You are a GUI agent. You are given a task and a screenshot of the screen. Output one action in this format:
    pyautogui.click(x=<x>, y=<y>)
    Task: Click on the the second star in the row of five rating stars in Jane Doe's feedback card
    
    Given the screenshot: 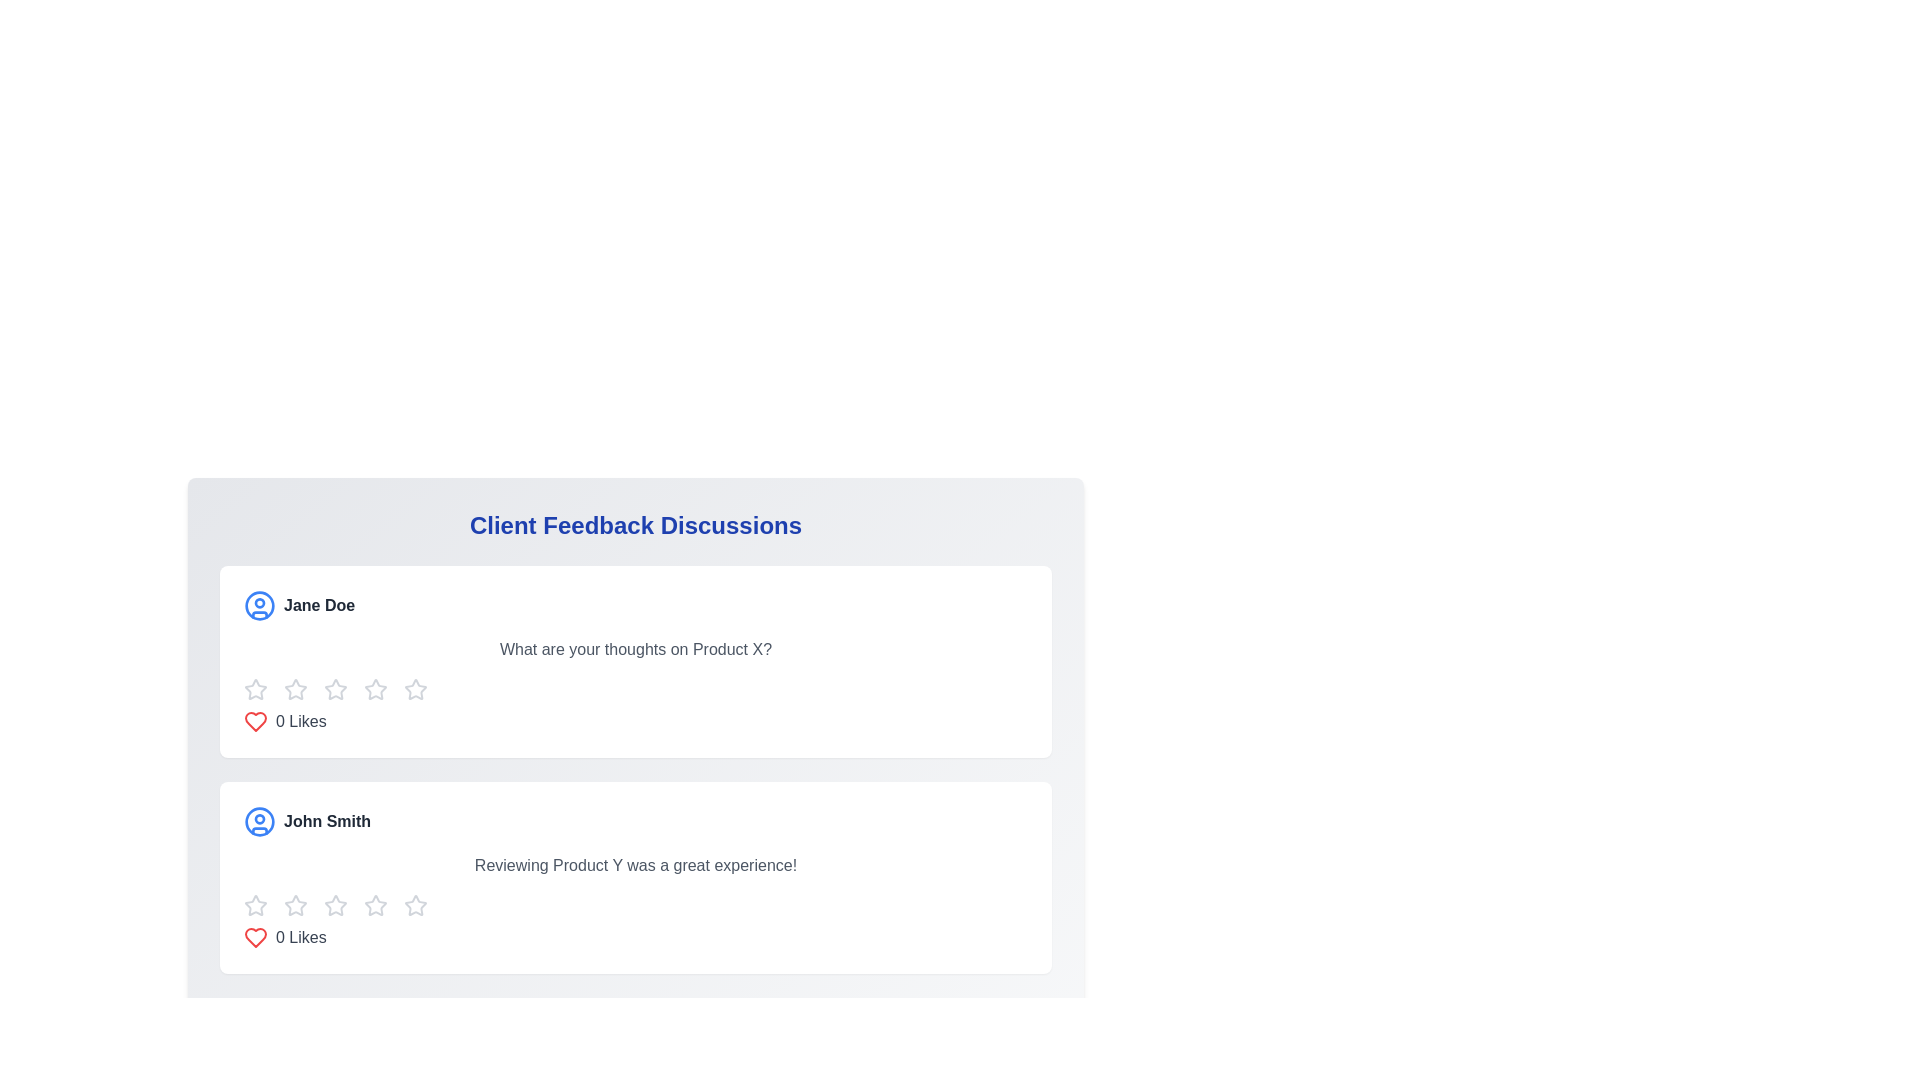 What is the action you would take?
    pyautogui.click(x=295, y=688)
    